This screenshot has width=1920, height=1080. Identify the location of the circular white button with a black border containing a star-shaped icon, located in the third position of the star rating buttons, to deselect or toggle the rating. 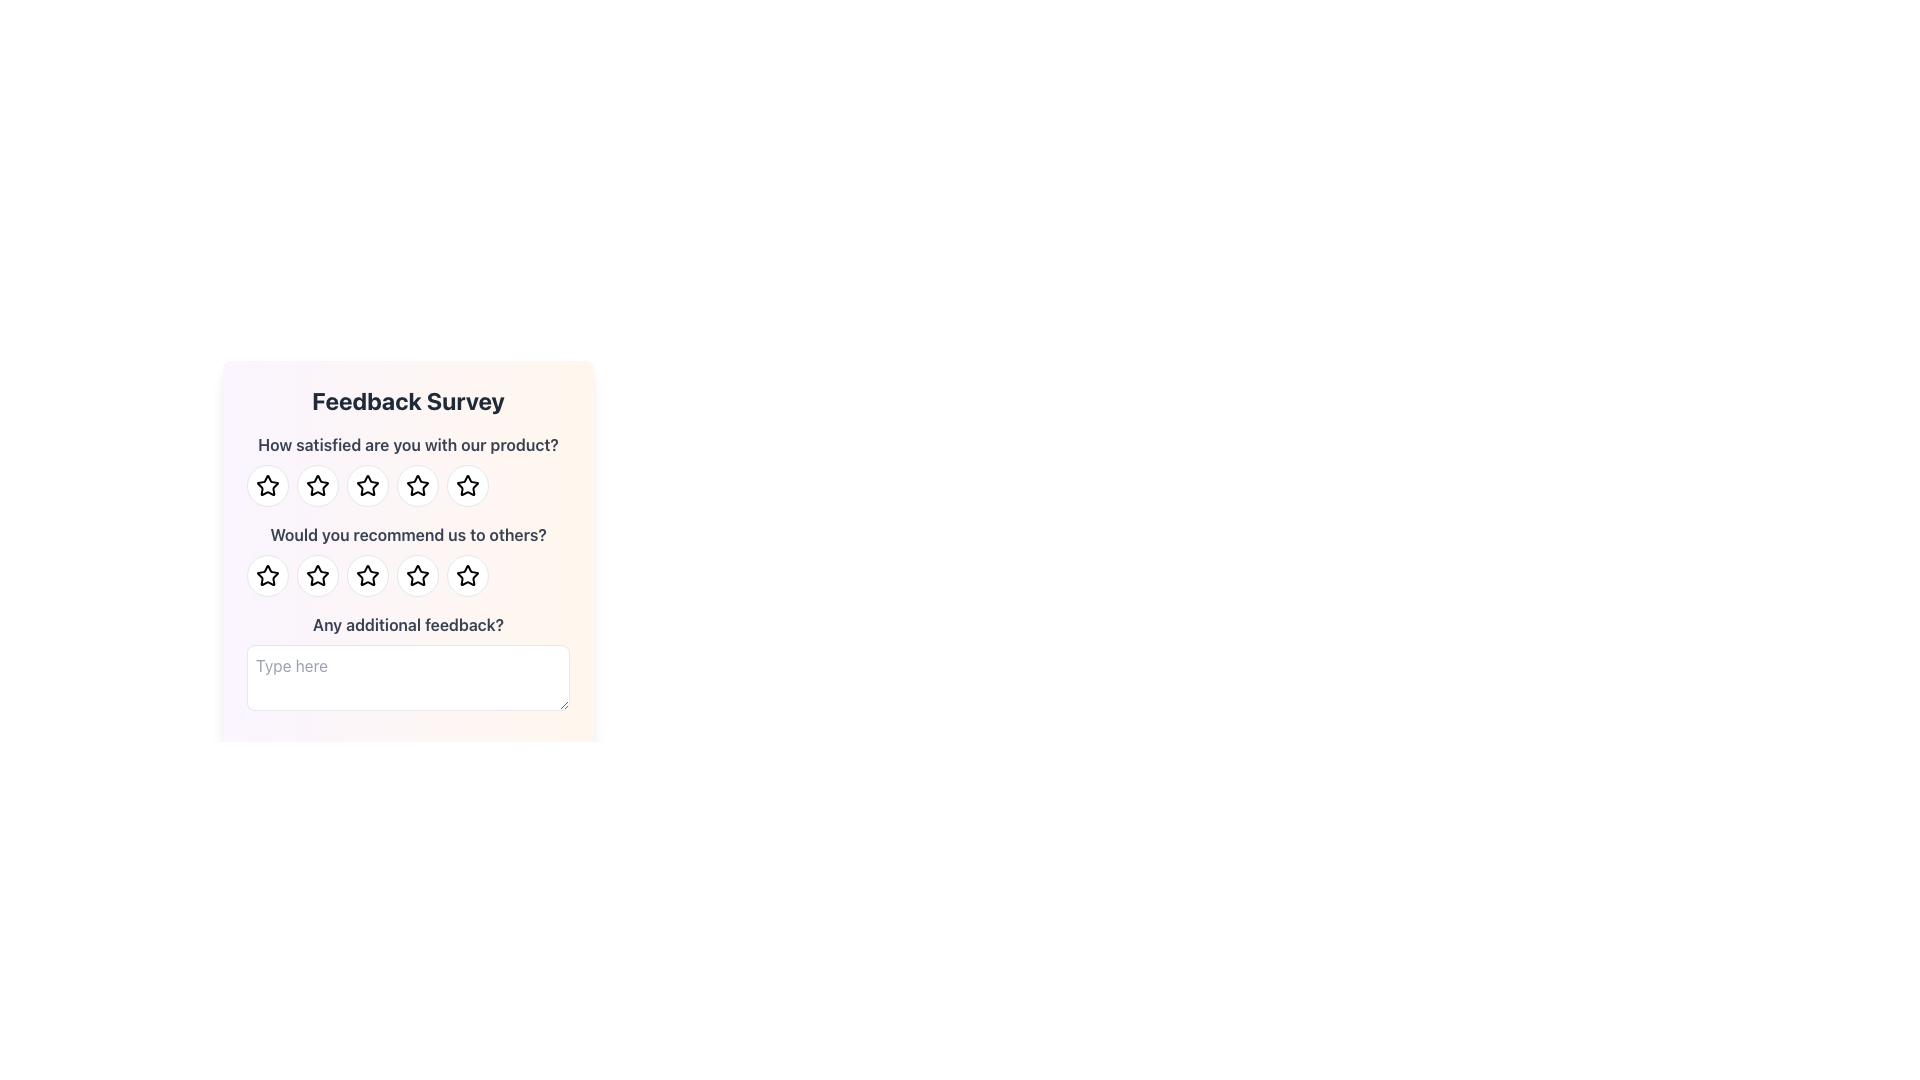
(368, 486).